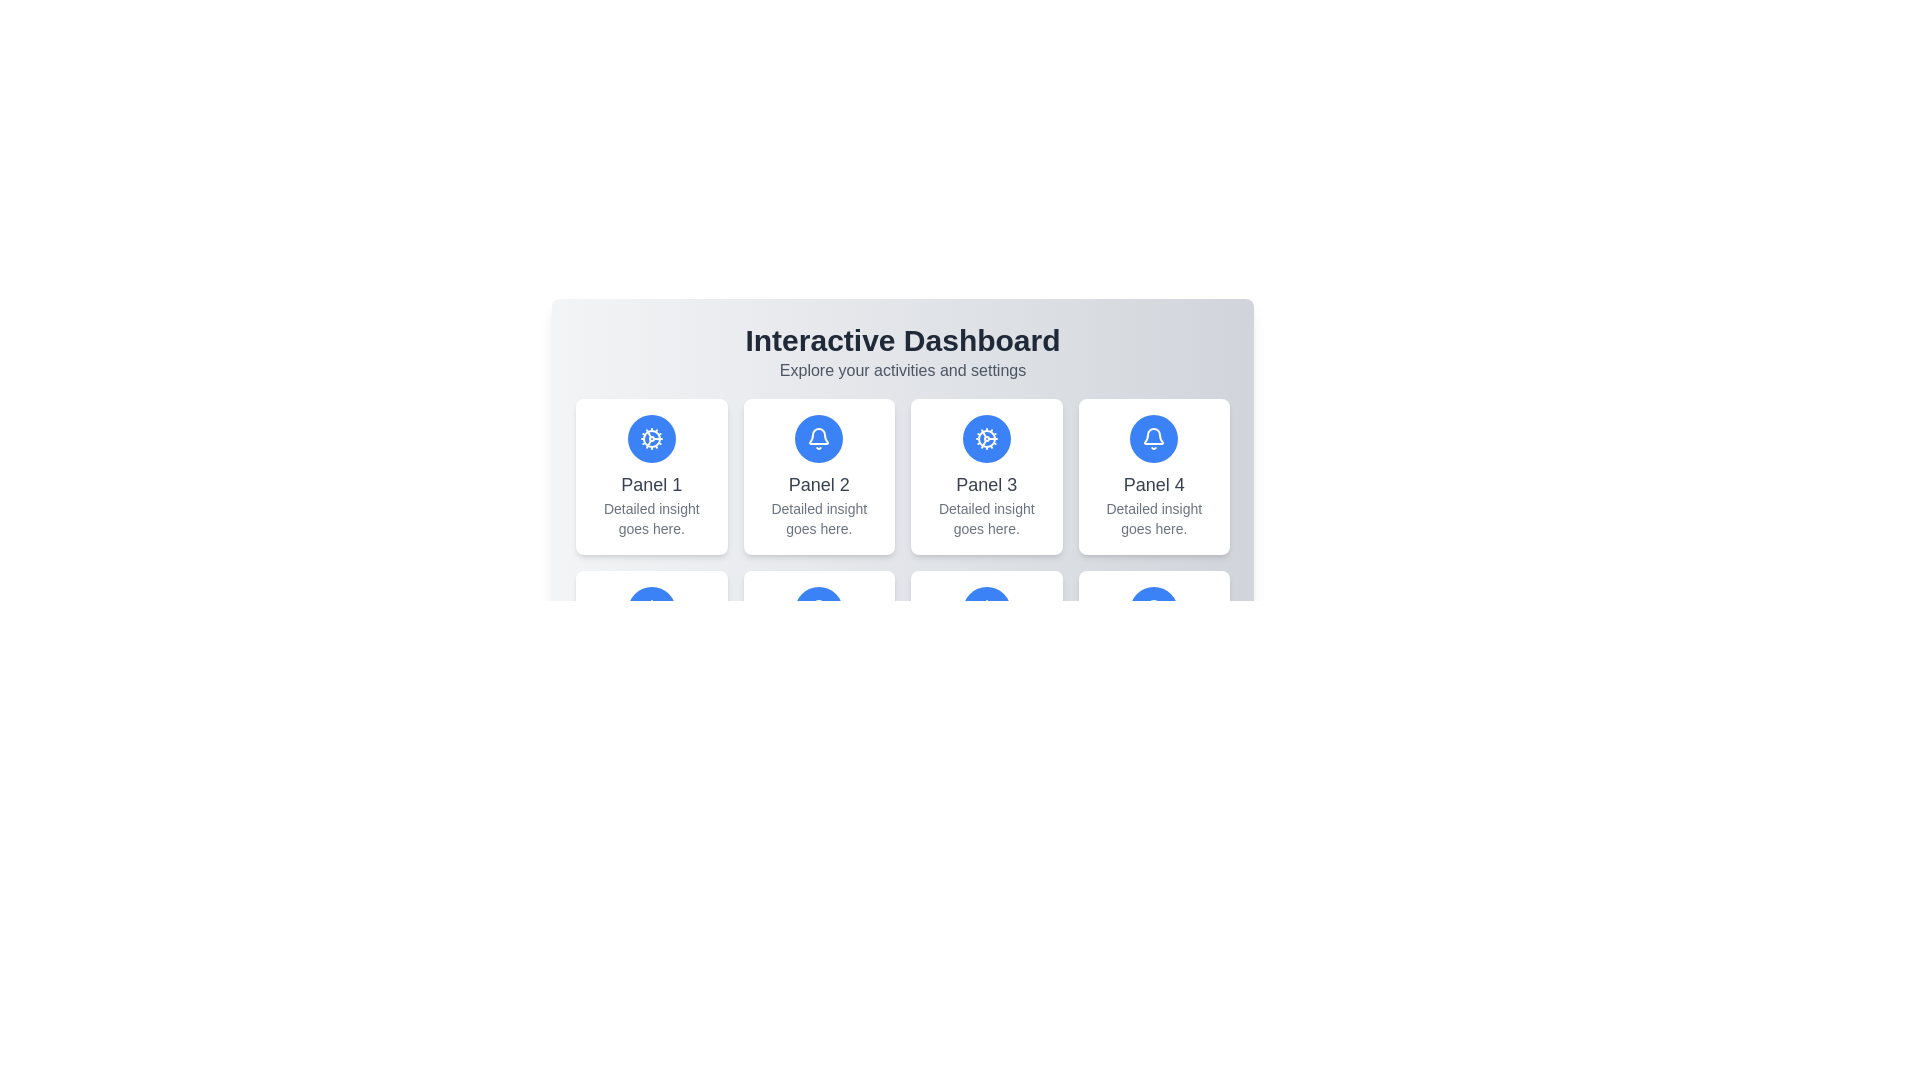  What do you see at coordinates (819, 609) in the screenshot?
I see `the bell-shaped icon located in the blue circular section atop the second panel of the first row in the dashboard layout` at bounding box center [819, 609].